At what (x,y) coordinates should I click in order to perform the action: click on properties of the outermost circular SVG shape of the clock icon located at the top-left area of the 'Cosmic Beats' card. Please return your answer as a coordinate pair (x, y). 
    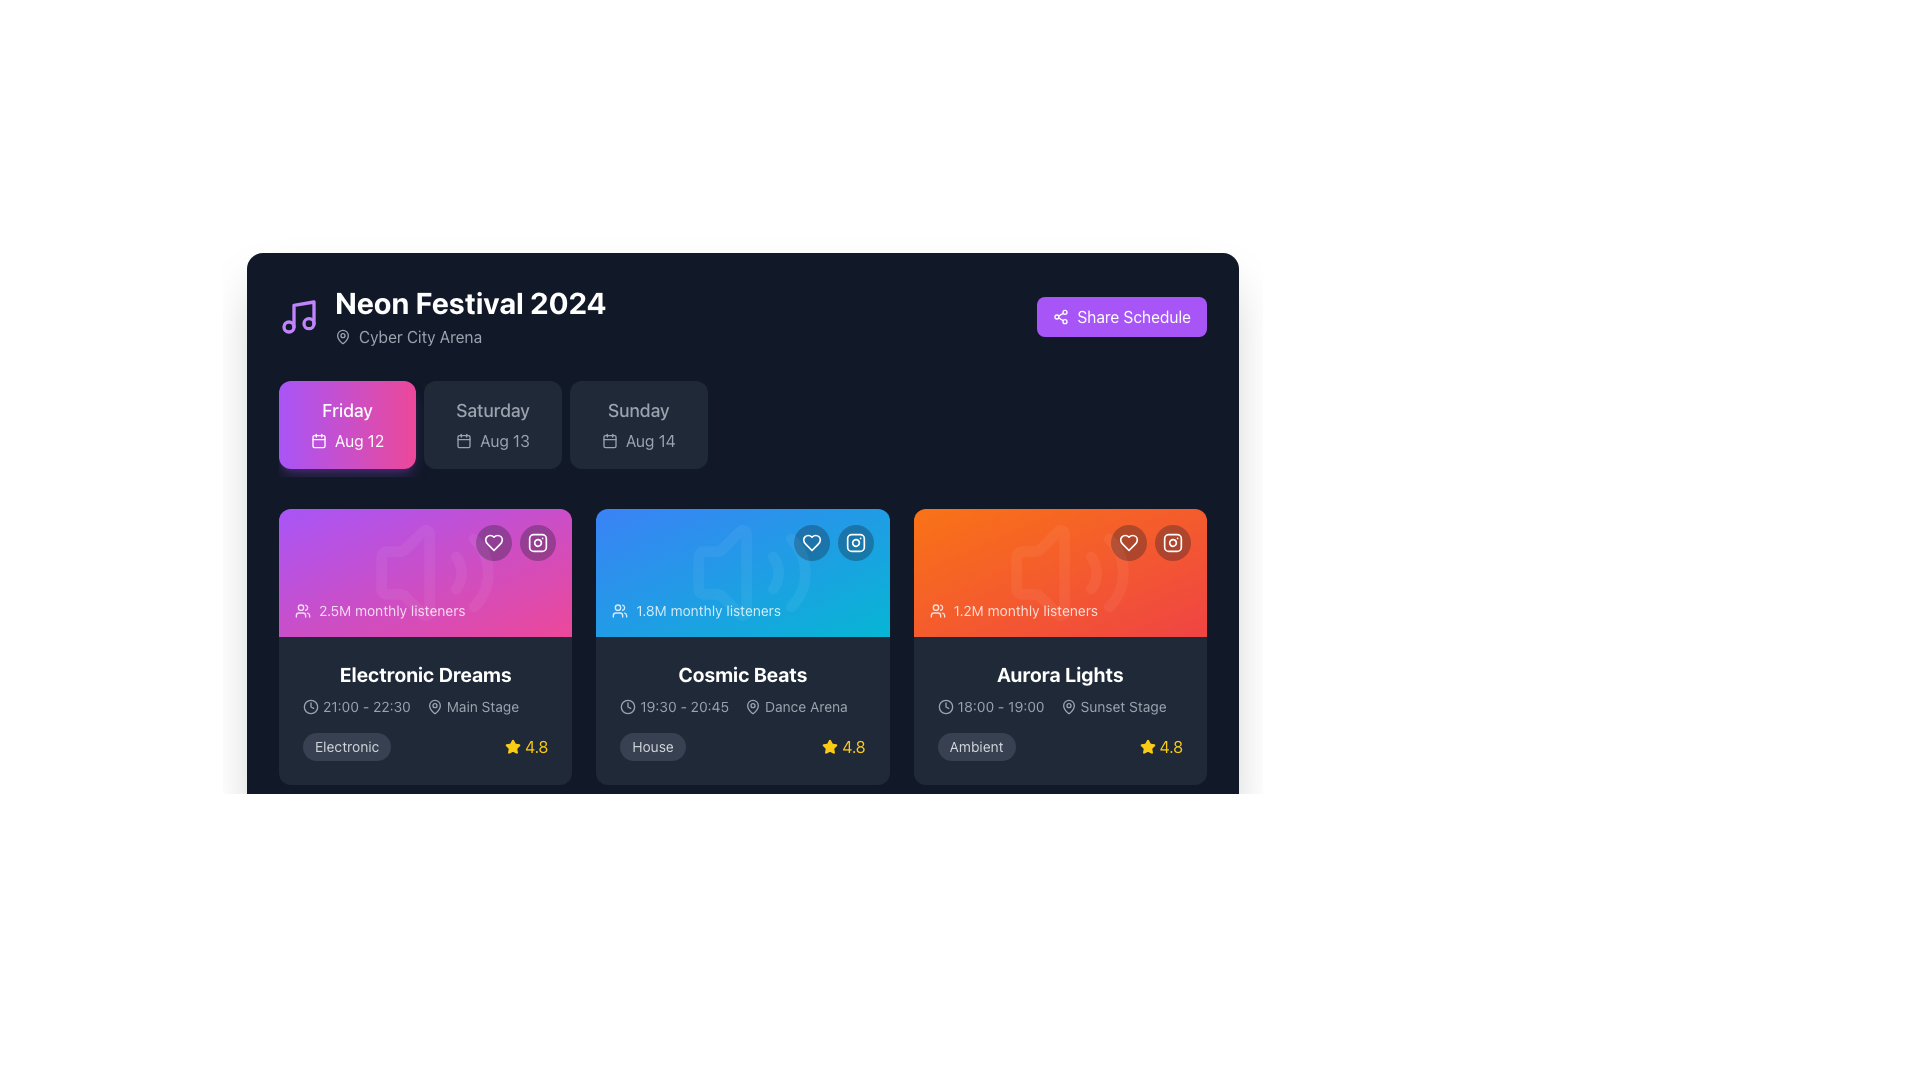
    Looking at the image, I should click on (627, 705).